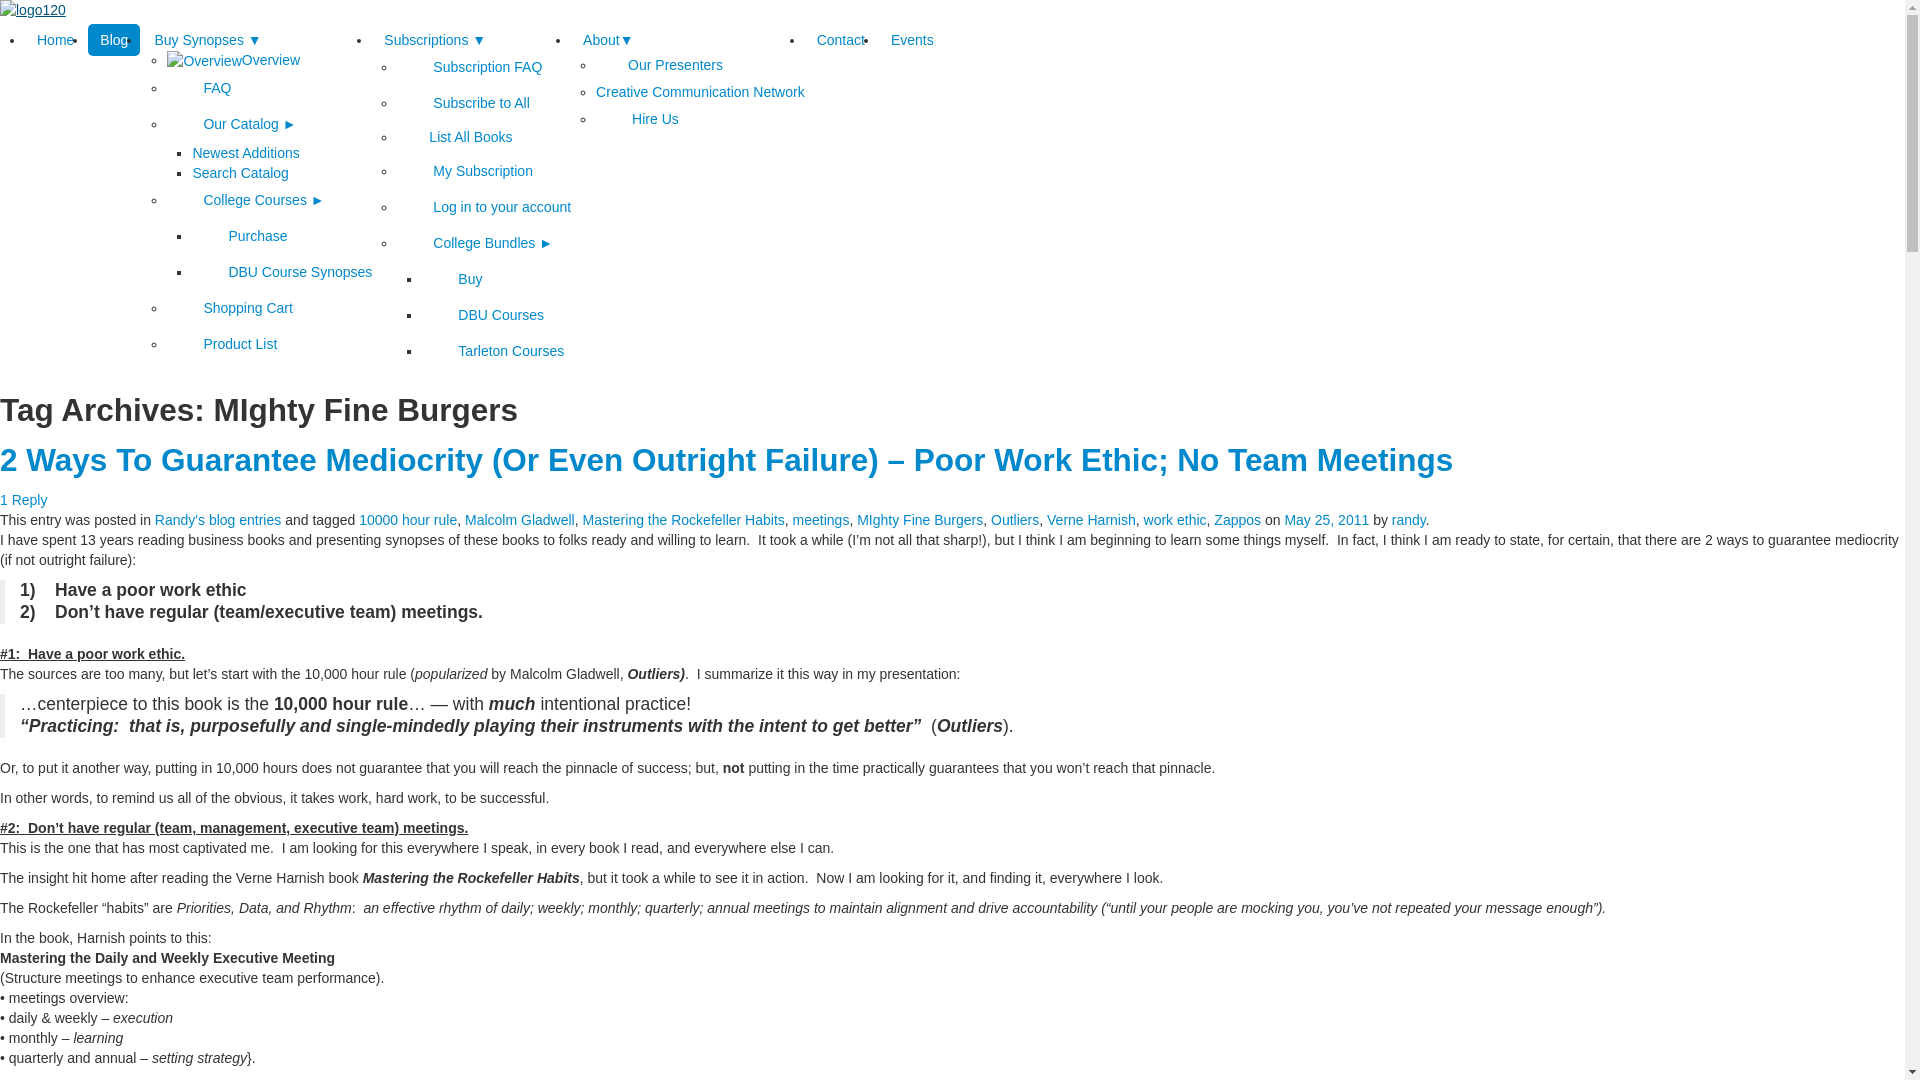  What do you see at coordinates (113, 39) in the screenshot?
I see `'Blog'` at bounding box center [113, 39].